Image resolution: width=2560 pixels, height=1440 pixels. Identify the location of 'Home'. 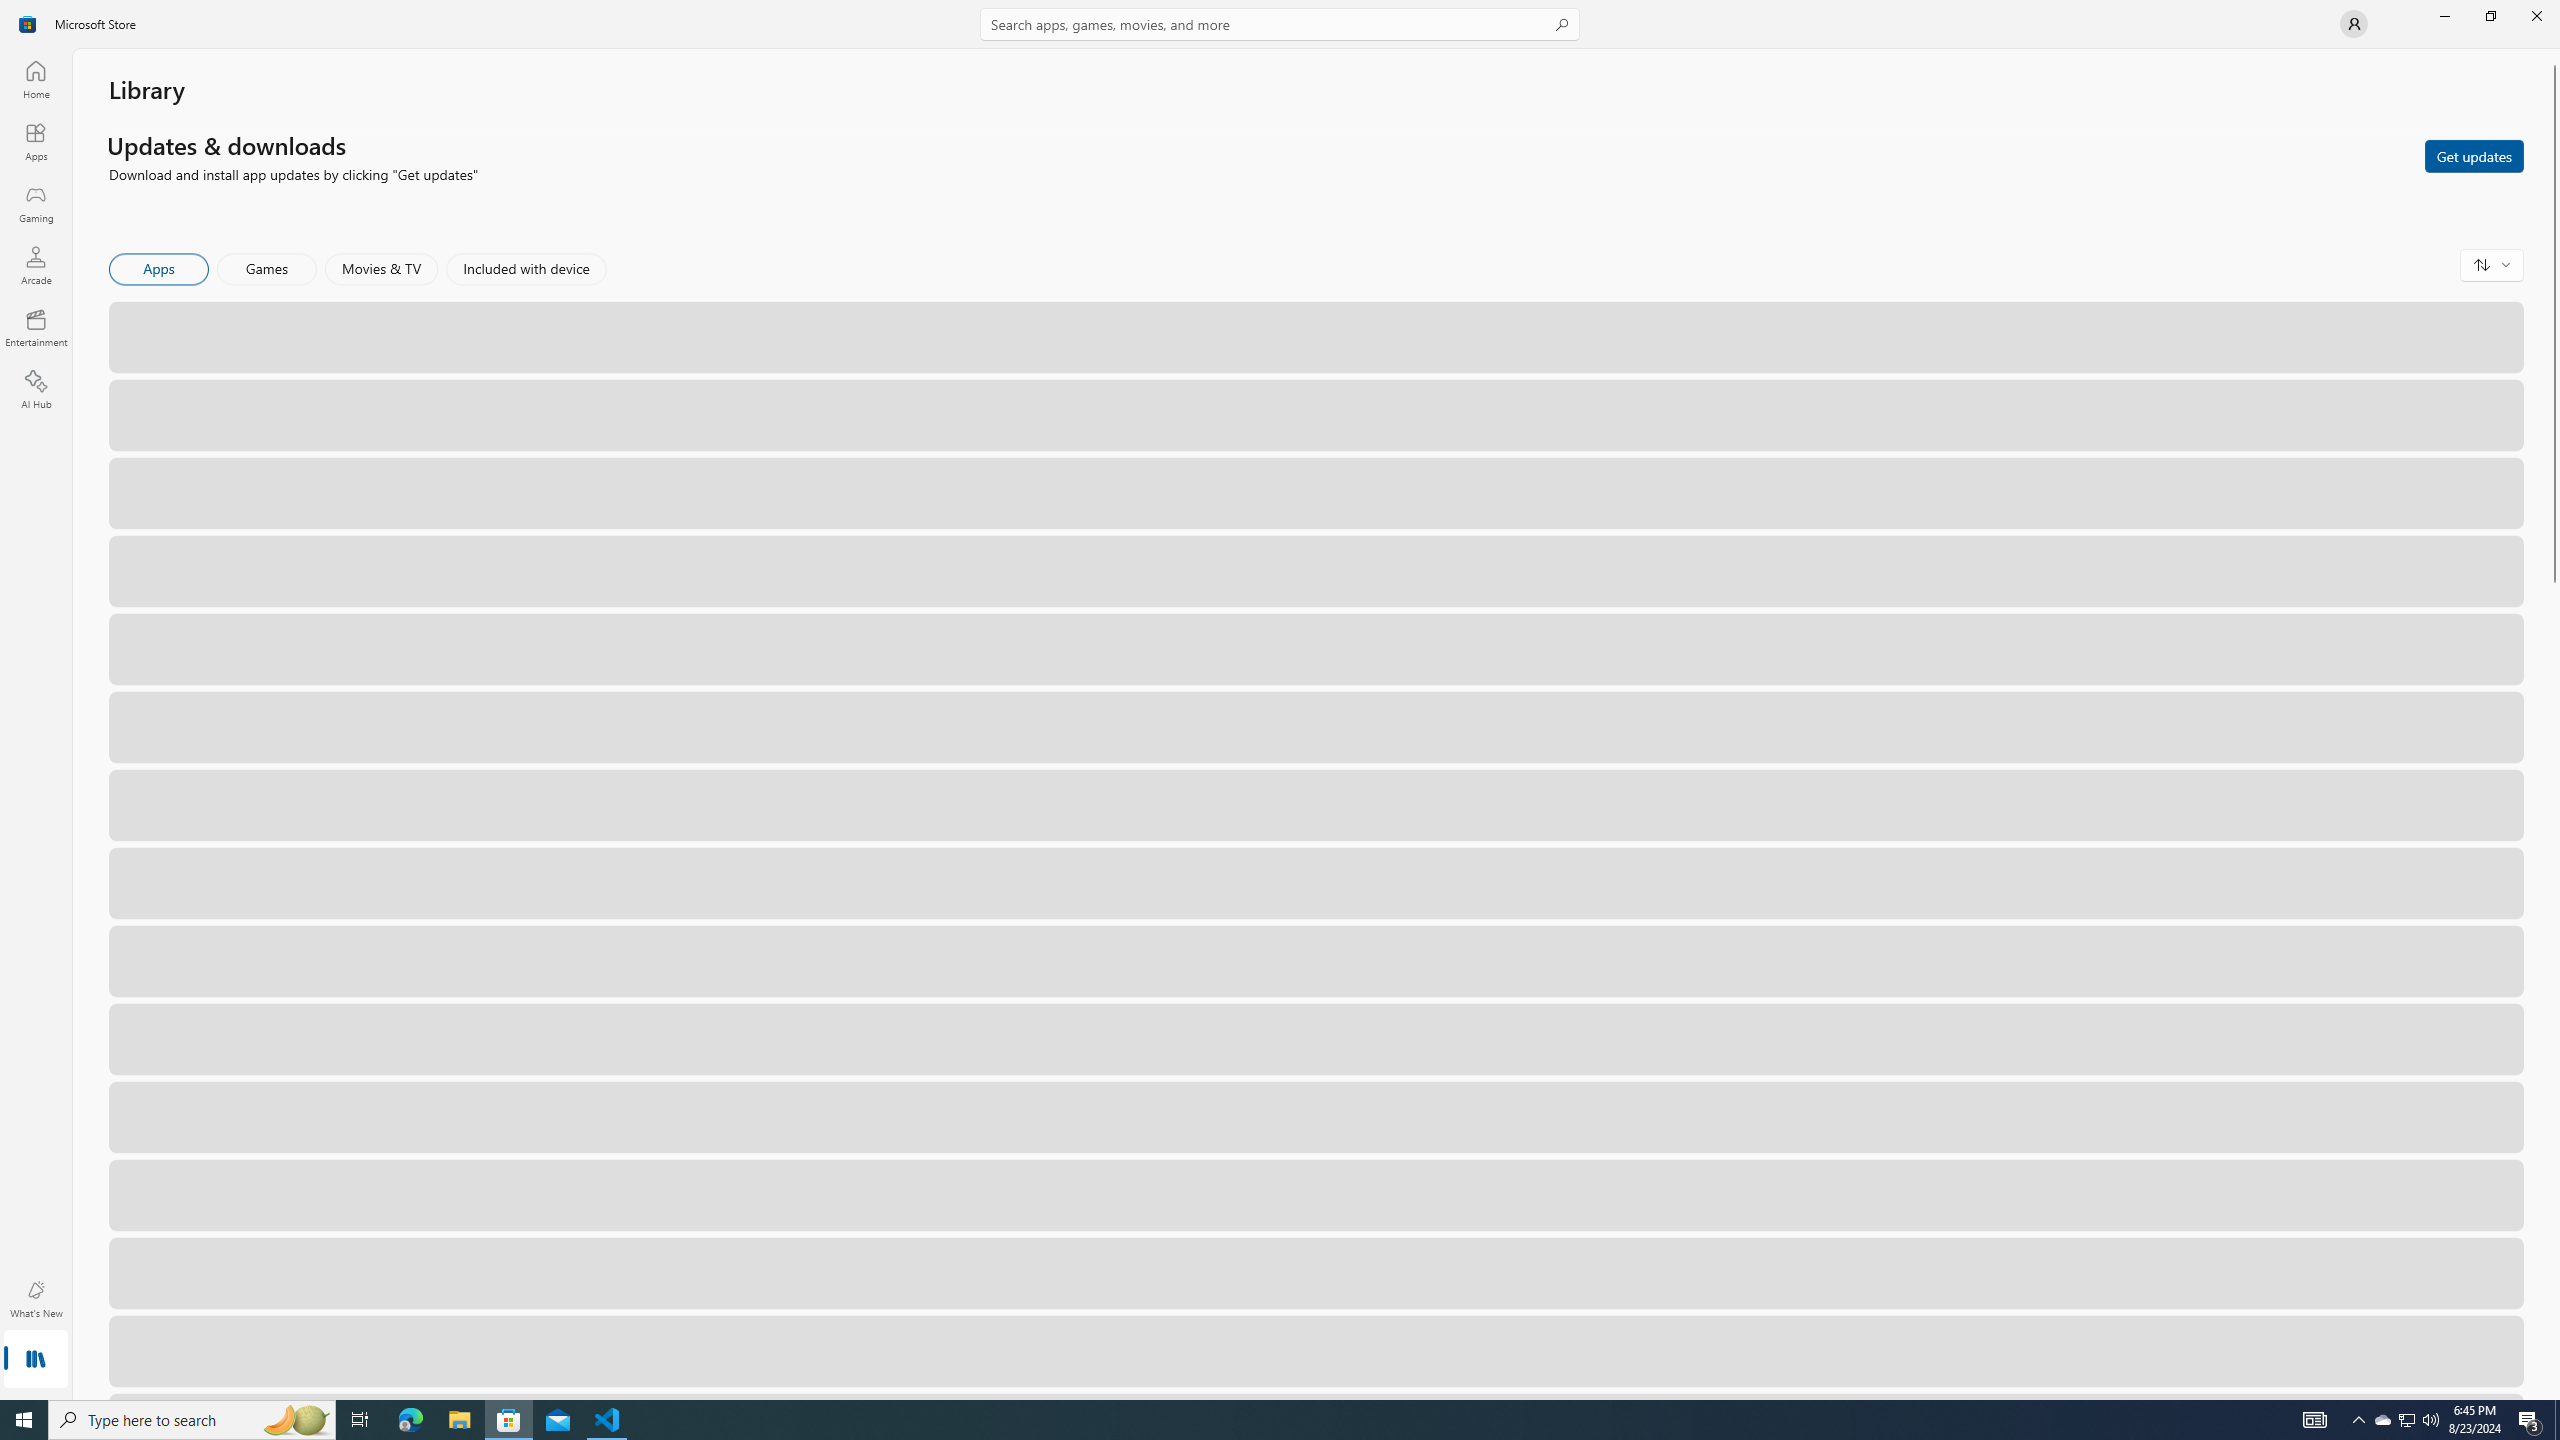
(34, 78).